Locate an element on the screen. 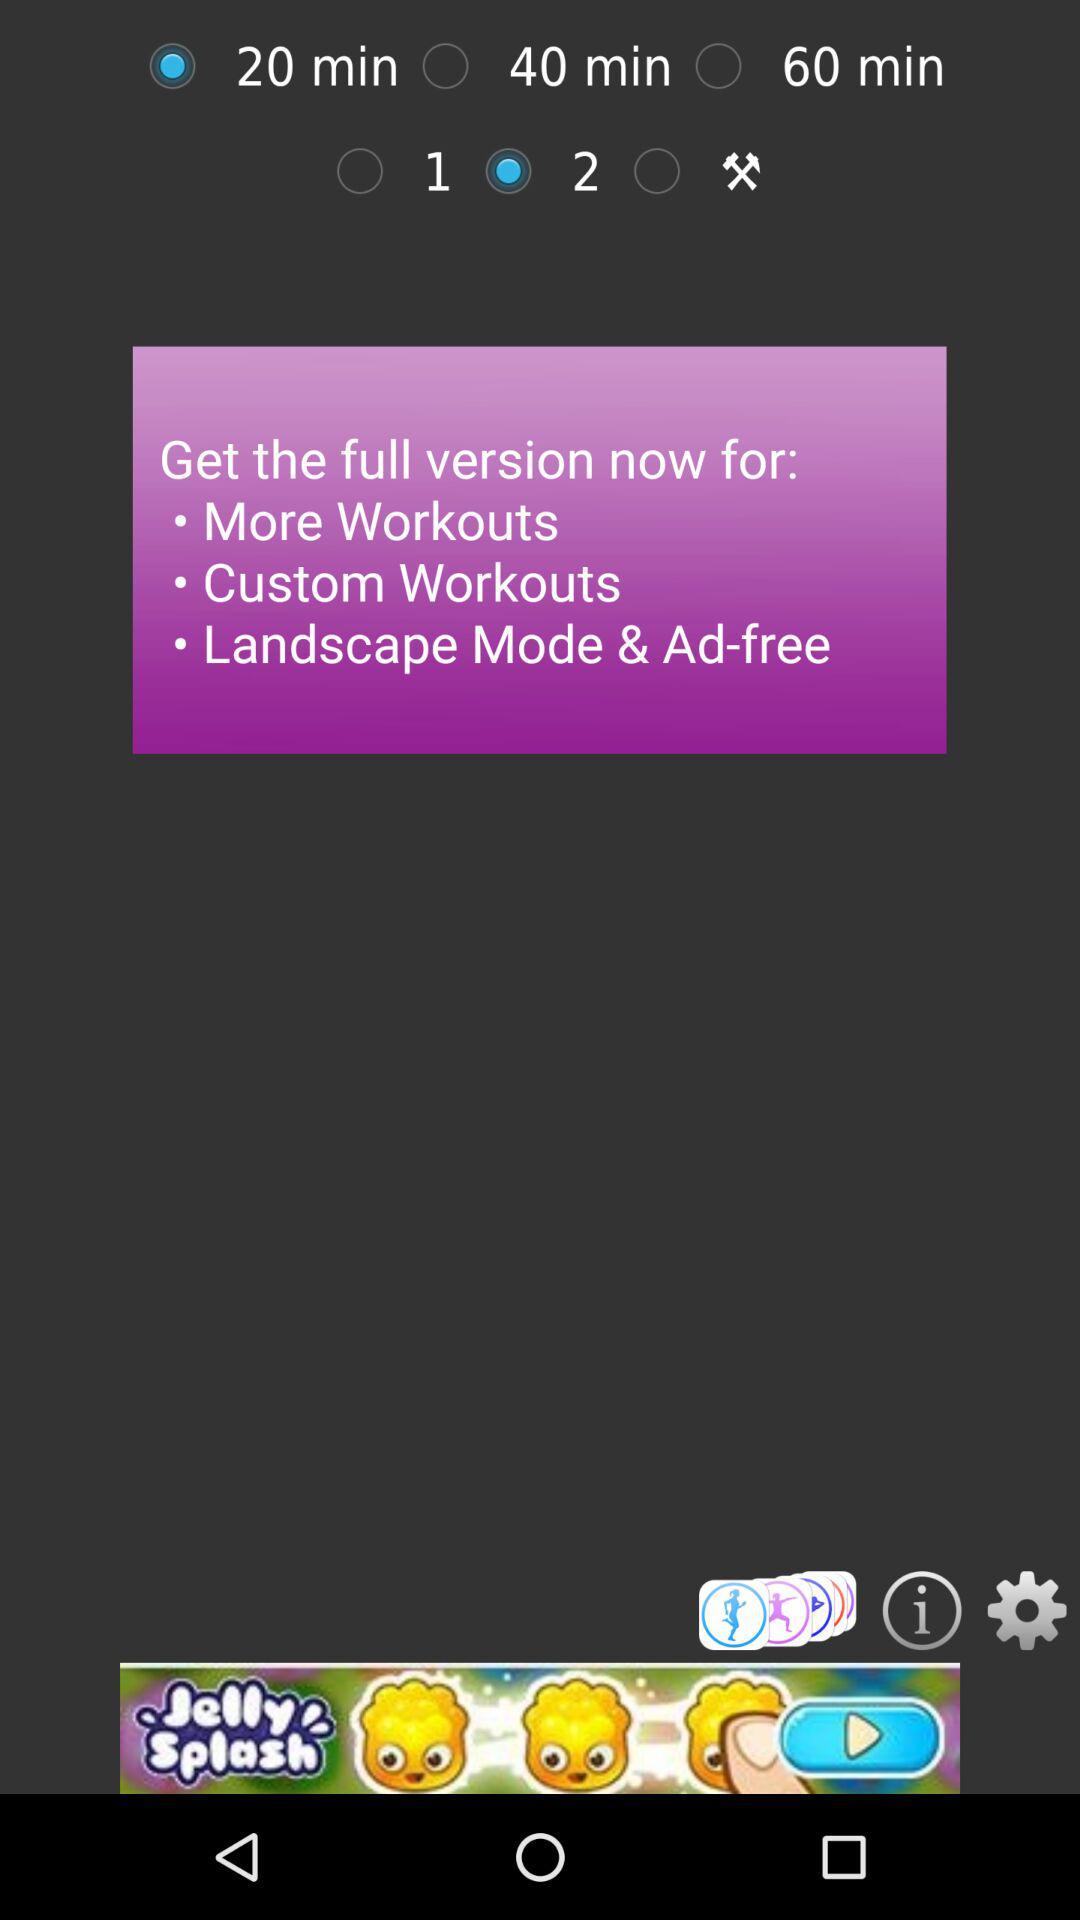  workout is located at coordinates (776, 1610).